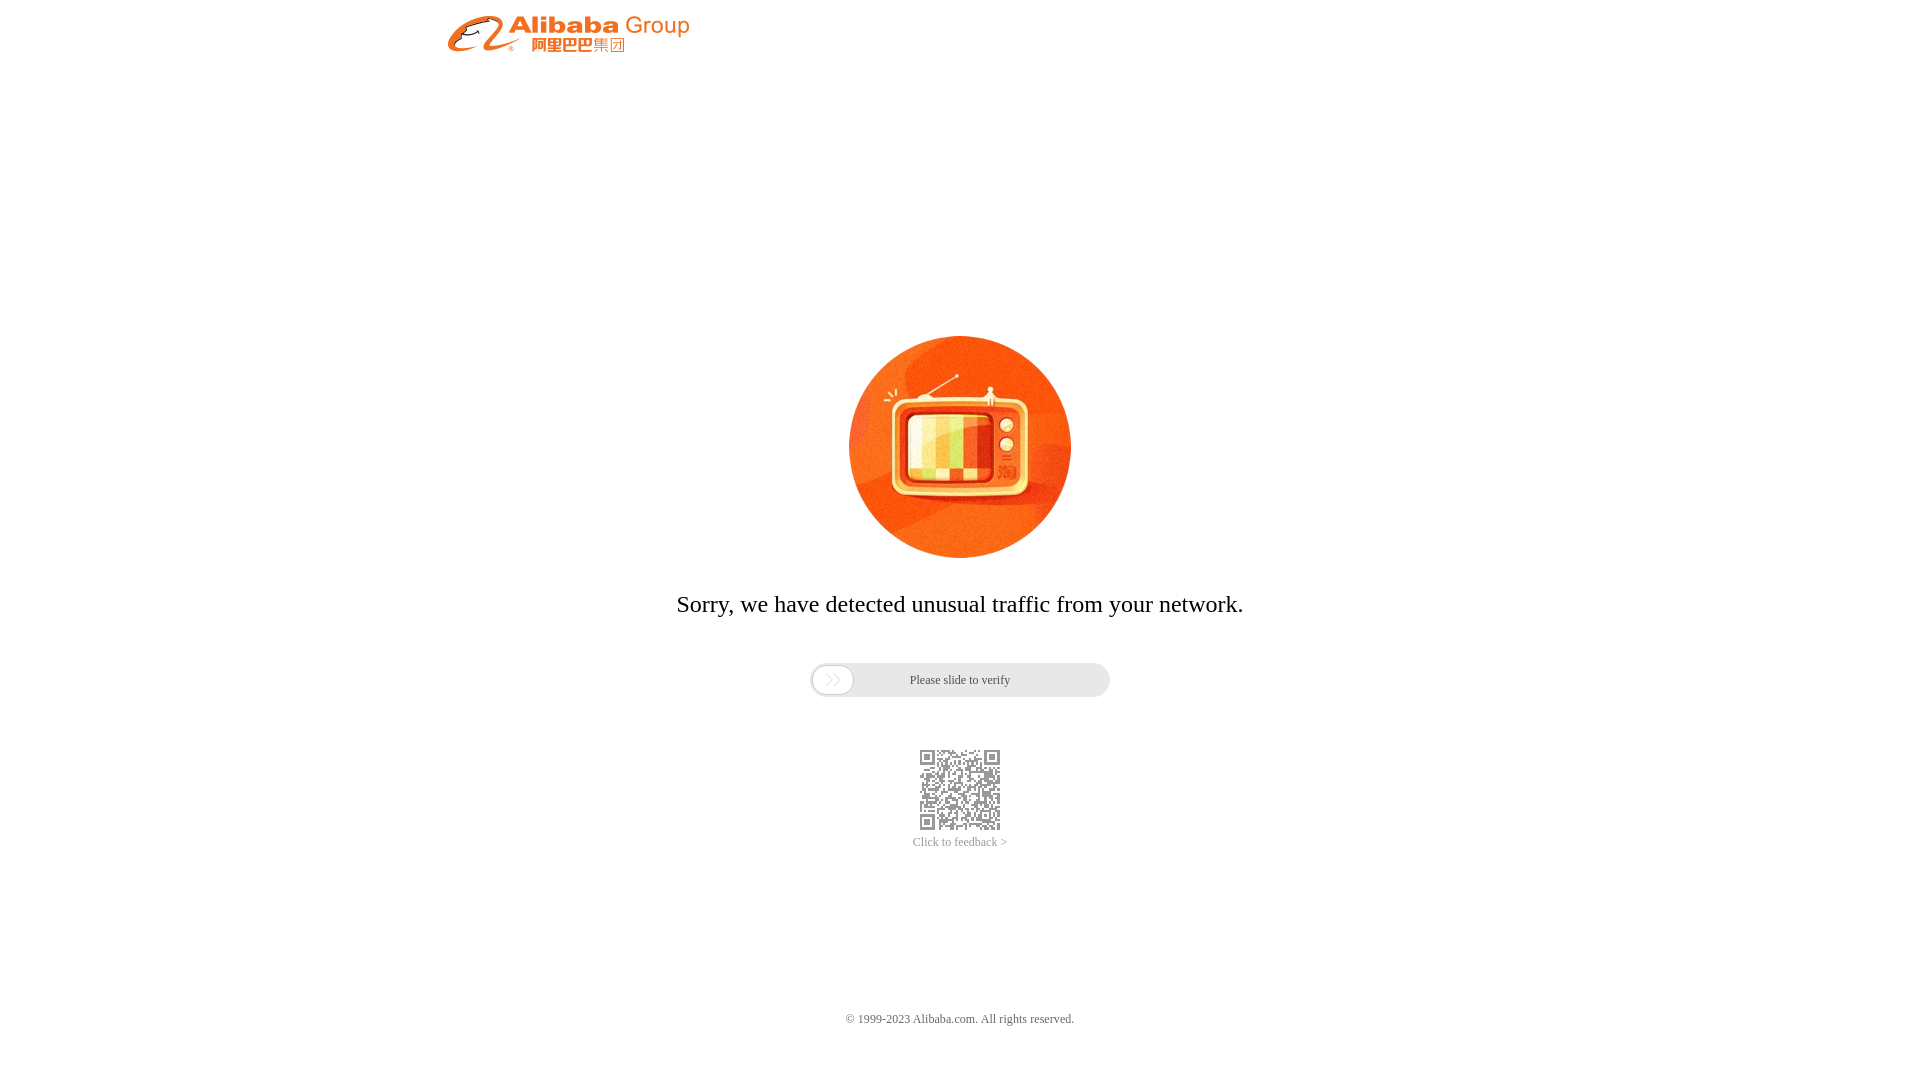  I want to click on 'Click to feedback >', so click(960, 842).